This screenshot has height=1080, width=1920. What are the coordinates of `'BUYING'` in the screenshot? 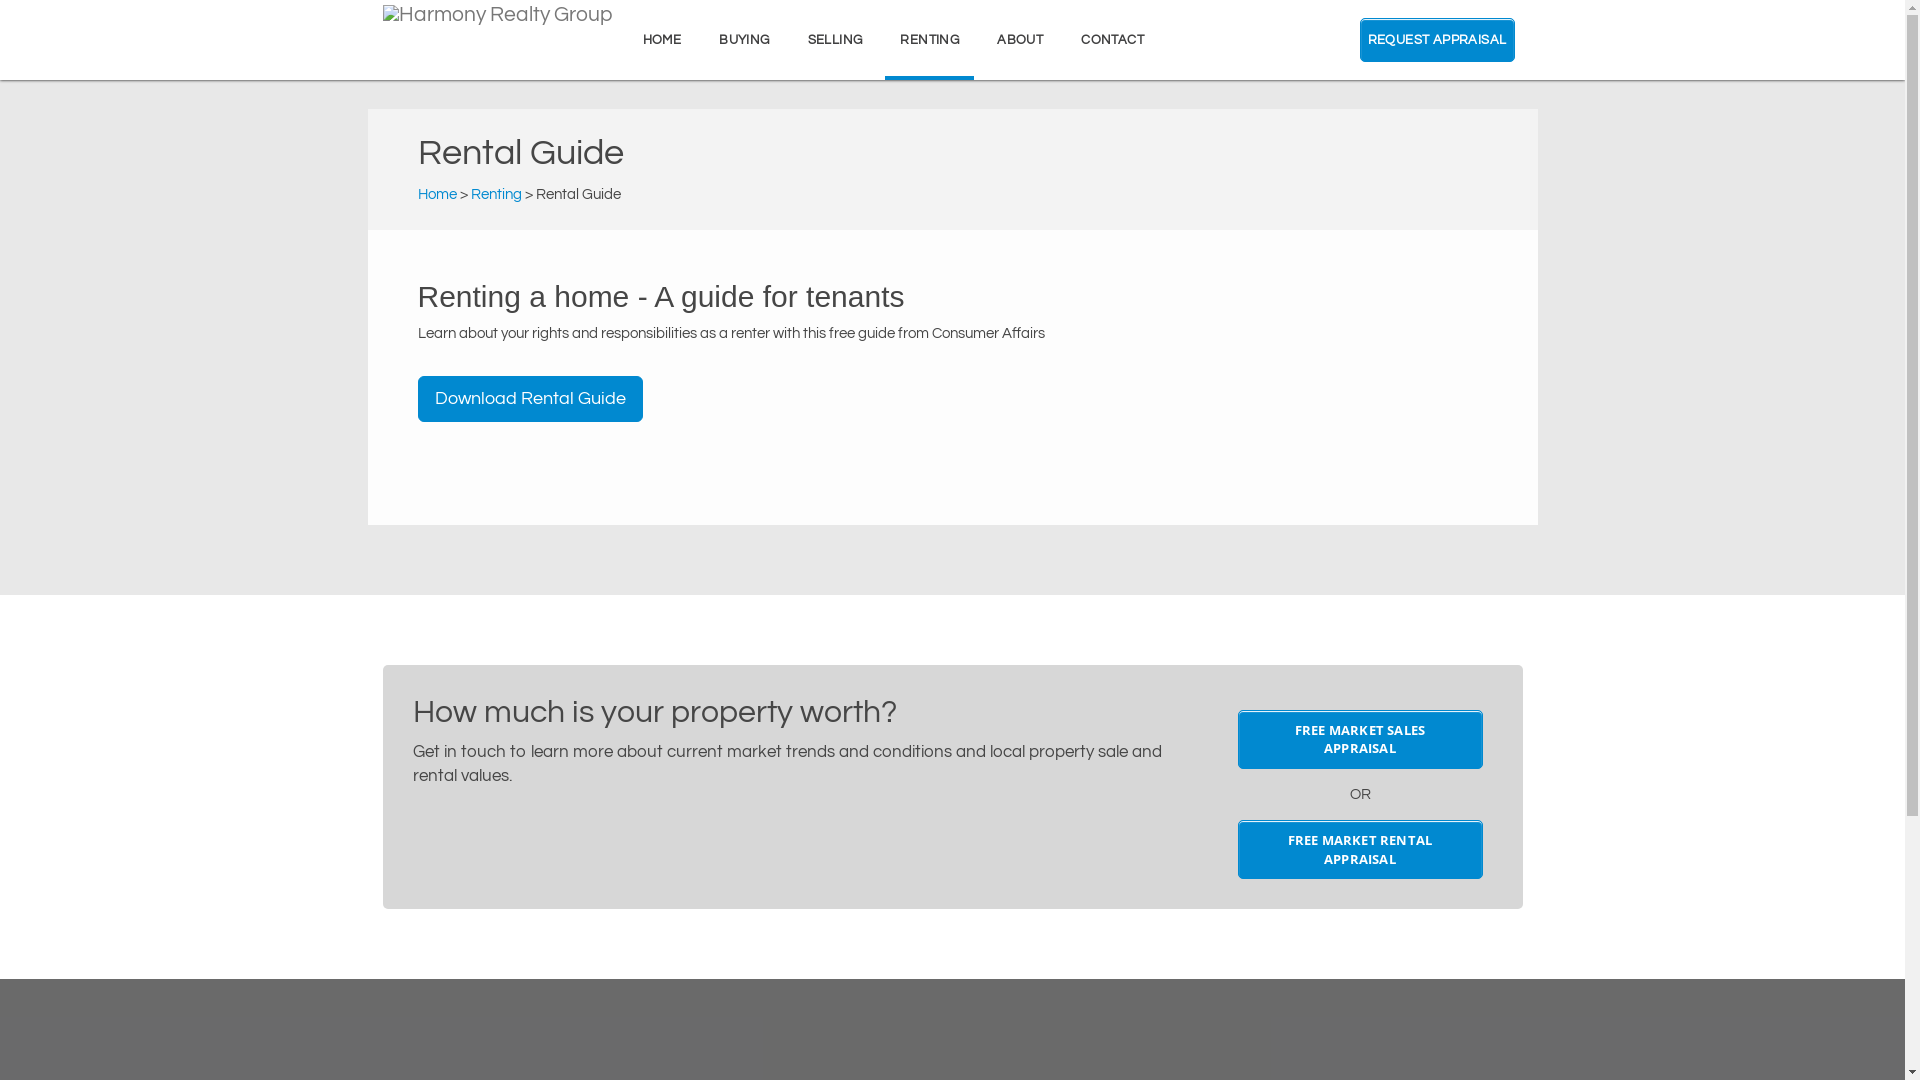 It's located at (743, 39).